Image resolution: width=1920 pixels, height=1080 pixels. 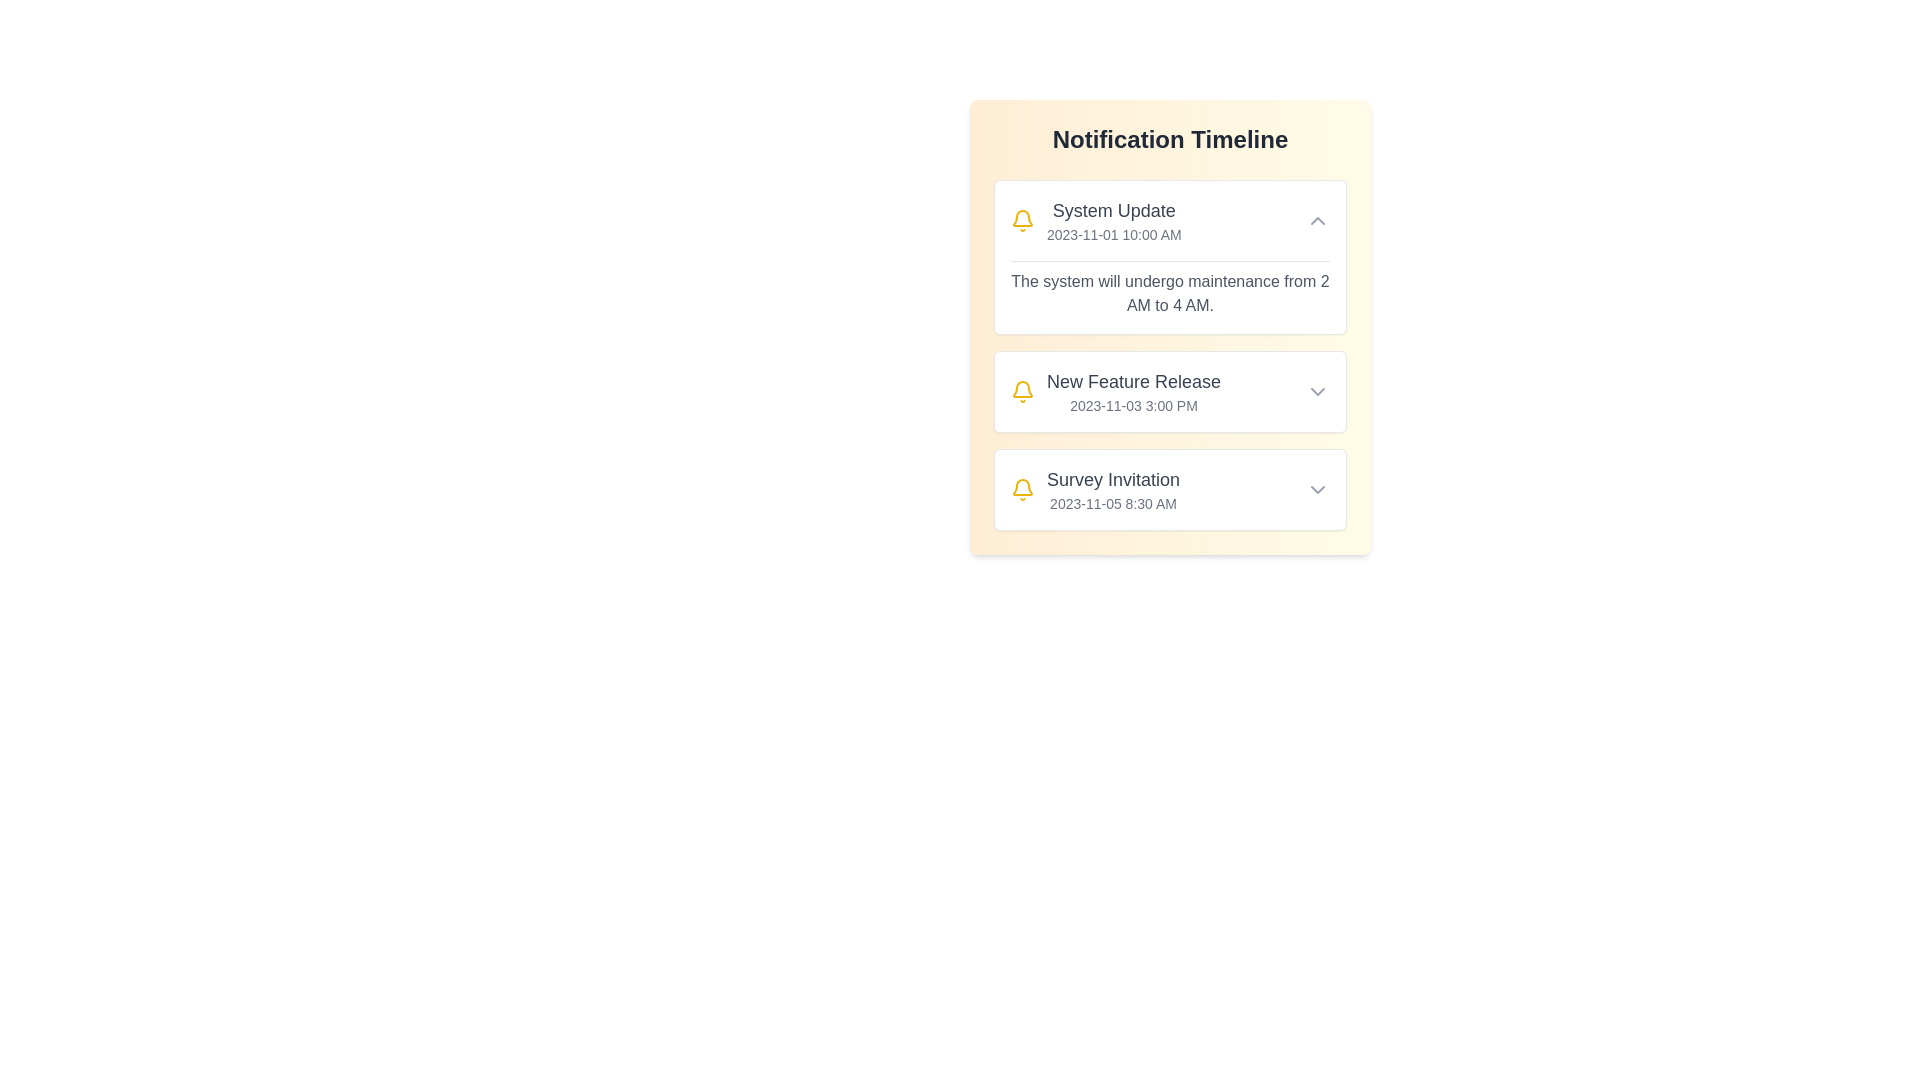 I want to click on the upward-pointing chevron icon styled with a thin stroke and gray color located at the top-right corner of the 'System Update' notification card to receive potential feedback, so click(x=1318, y=220).